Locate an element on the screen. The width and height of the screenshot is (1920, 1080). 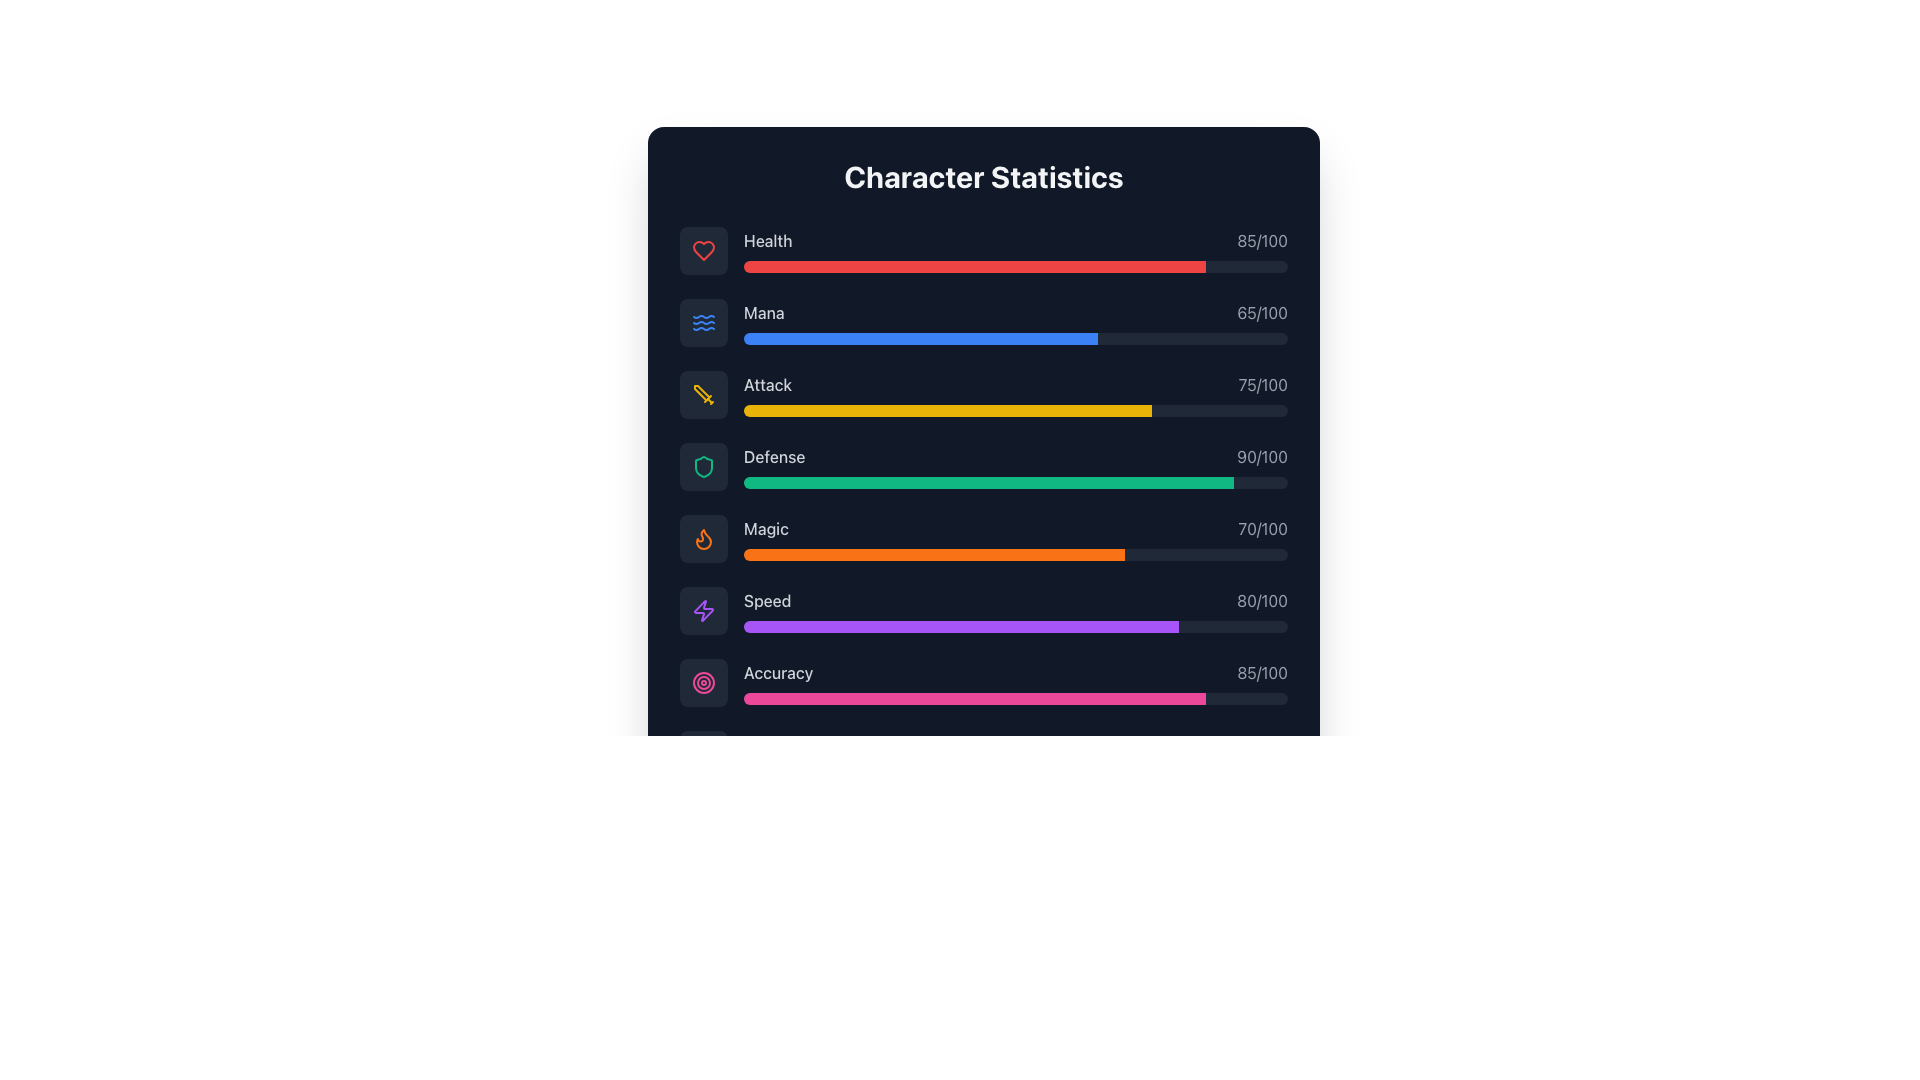
the progress bar representing 'Defense' with a value of '90/100', which is the fourth item in the vertical statistics list is located at coordinates (1016, 482).